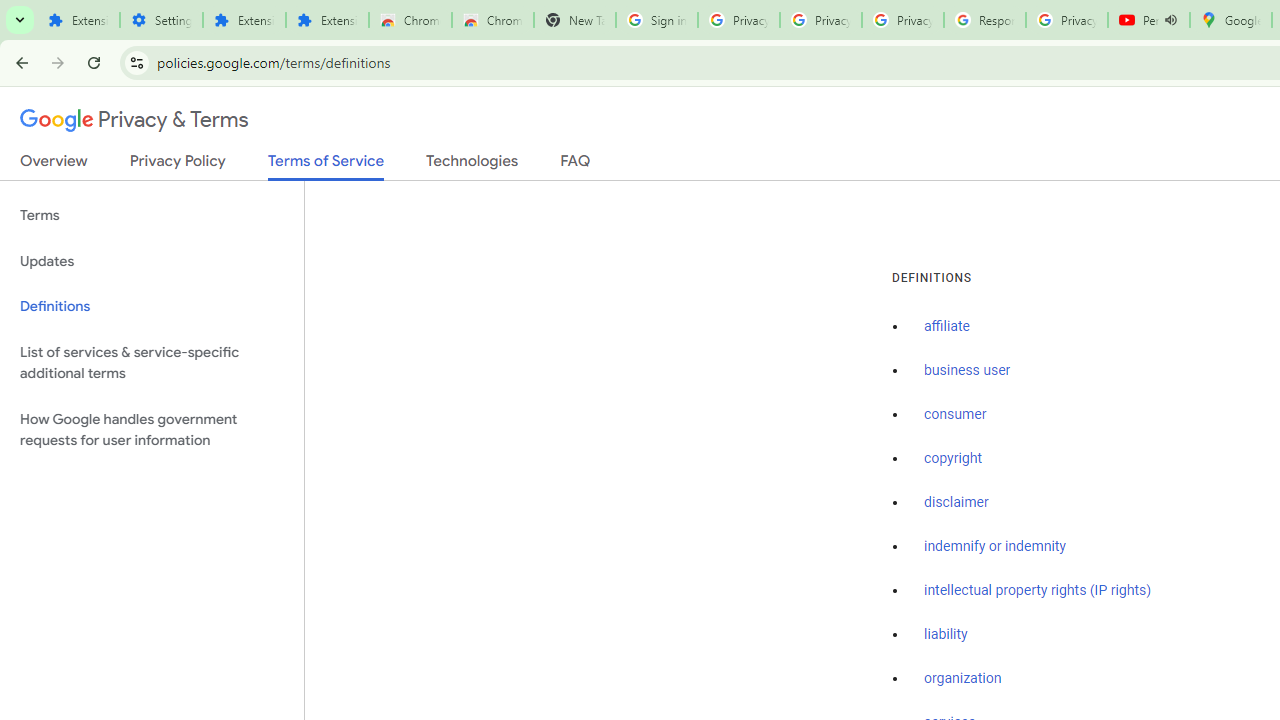  I want to click on 'Sign in - Google Accounts', so click(656, 20).